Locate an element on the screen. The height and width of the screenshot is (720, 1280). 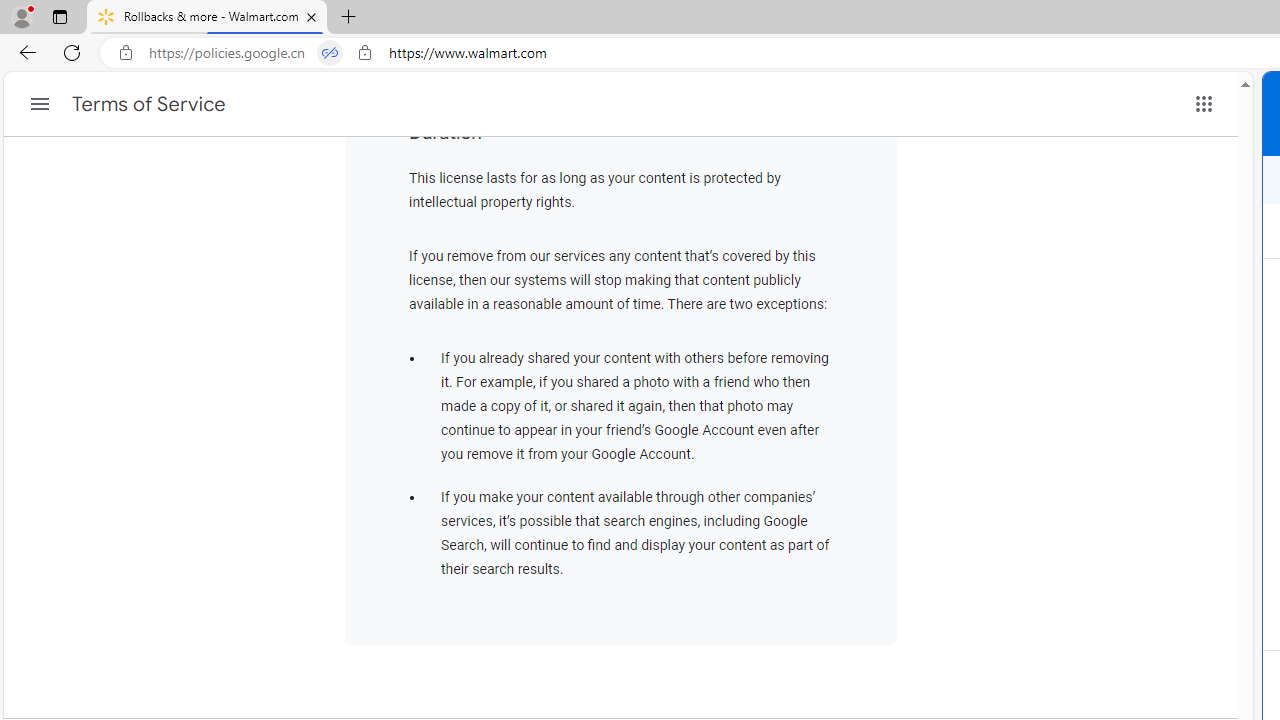
'View site information' is located at coordinates (365, 52).